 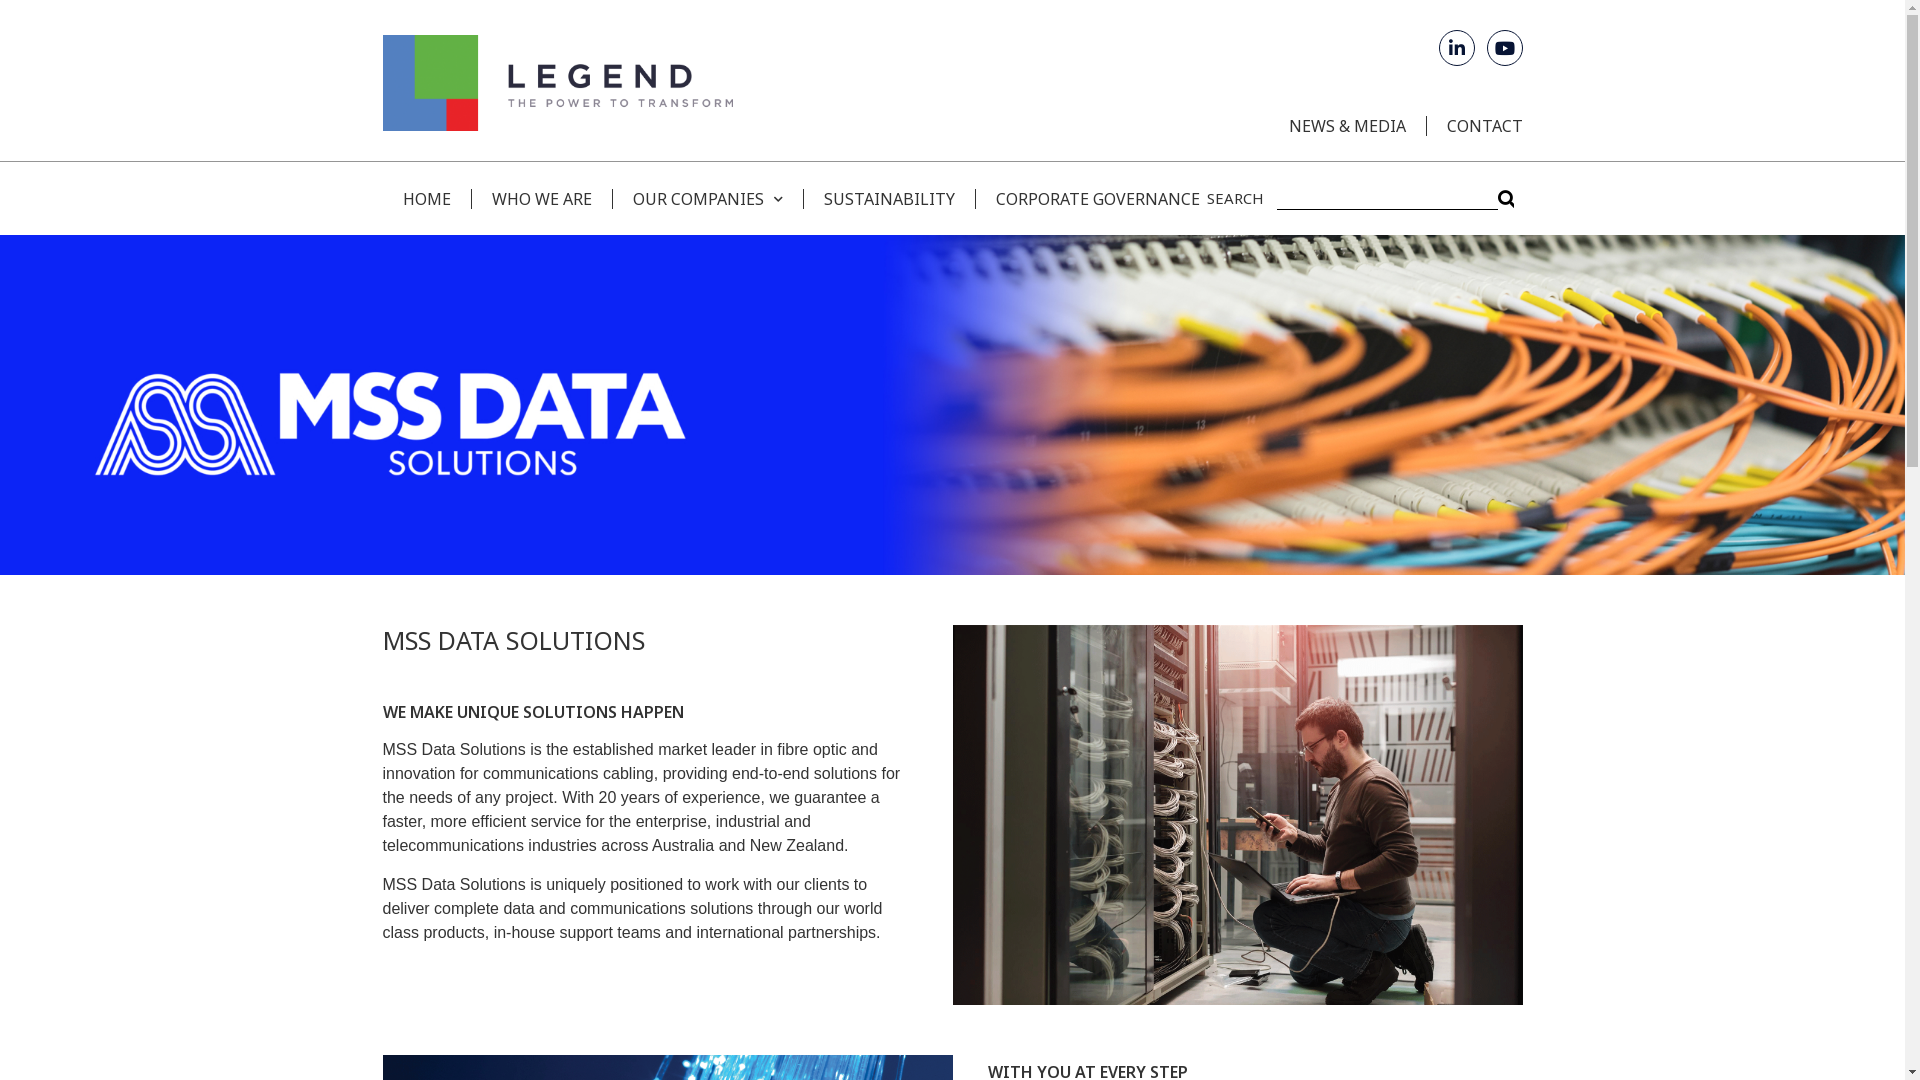 I want to click on 'CORPORATE GOVERNANCE', so click(x=1085, y=197).